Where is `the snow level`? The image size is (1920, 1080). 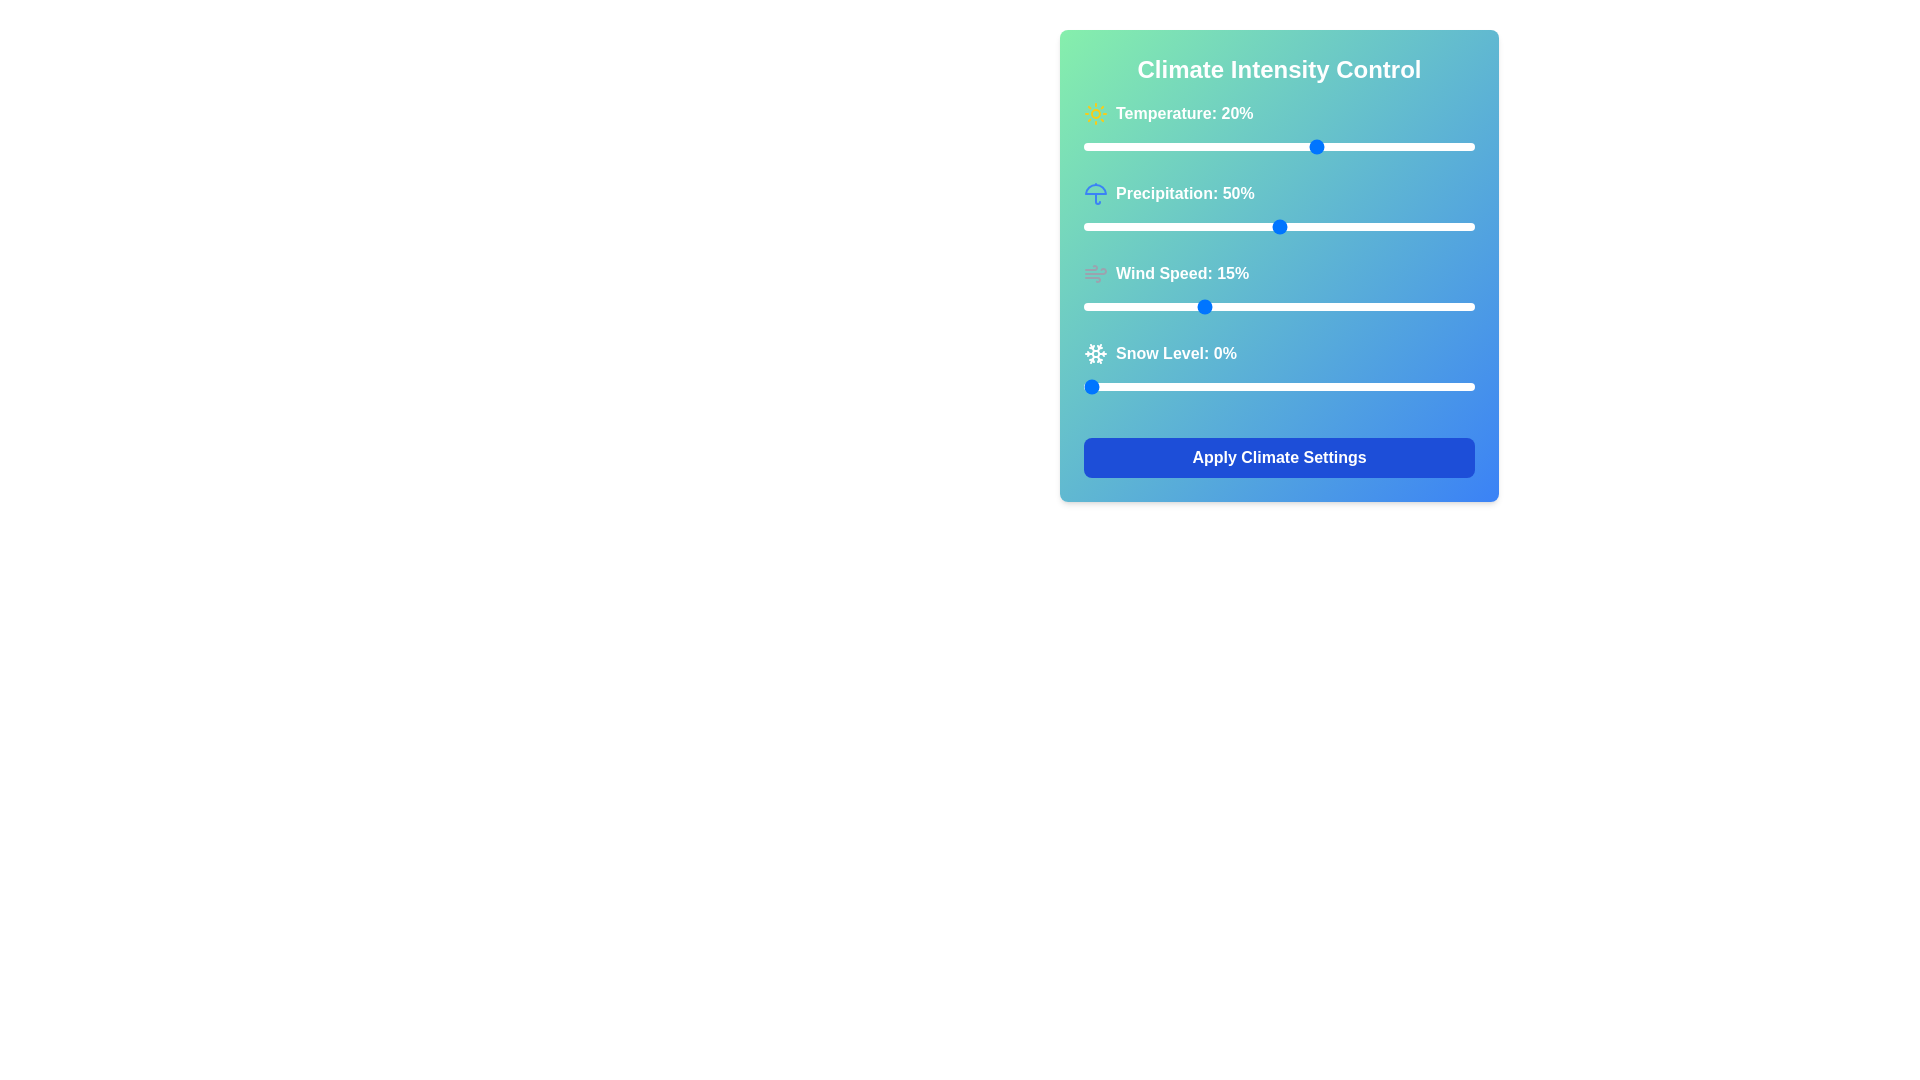
the snow level is located at coordinates (1110, 386).